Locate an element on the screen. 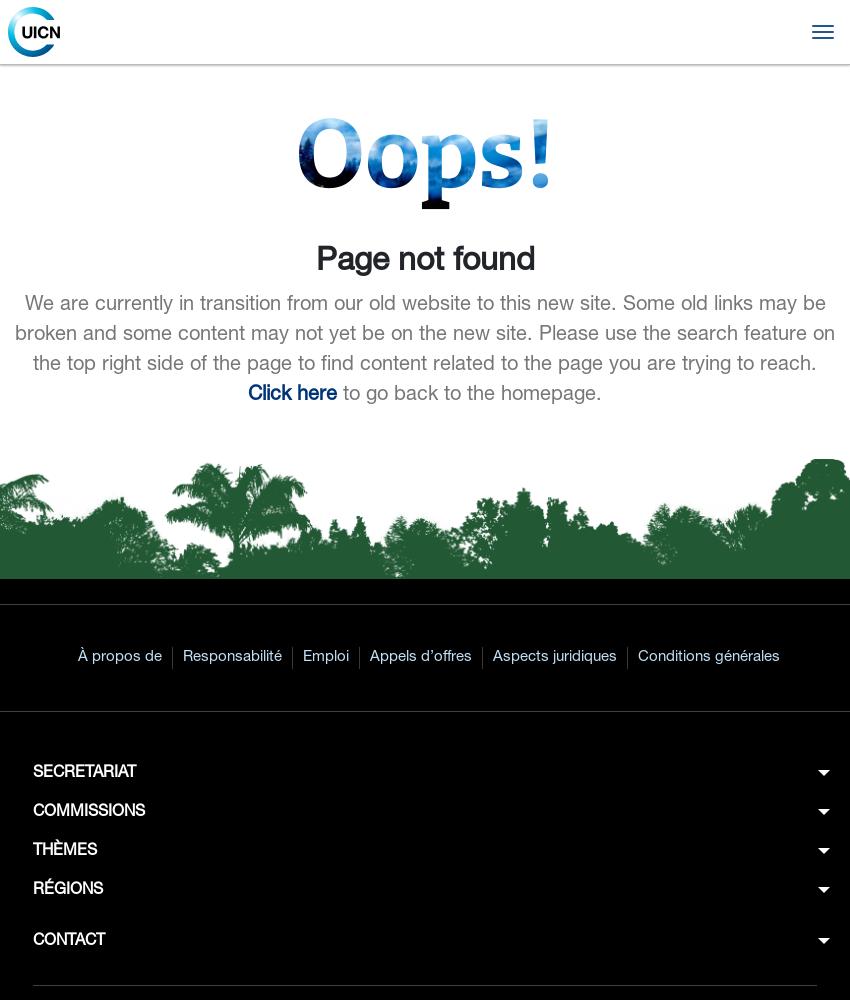  'We are currently in transition from our old website to this new site. Some old links may be broken and some content may not yet be on the new site. Please use the search feature on the top right side of the page to find content related to the page you are trying to reach.' is located at coordinates (425, 334).